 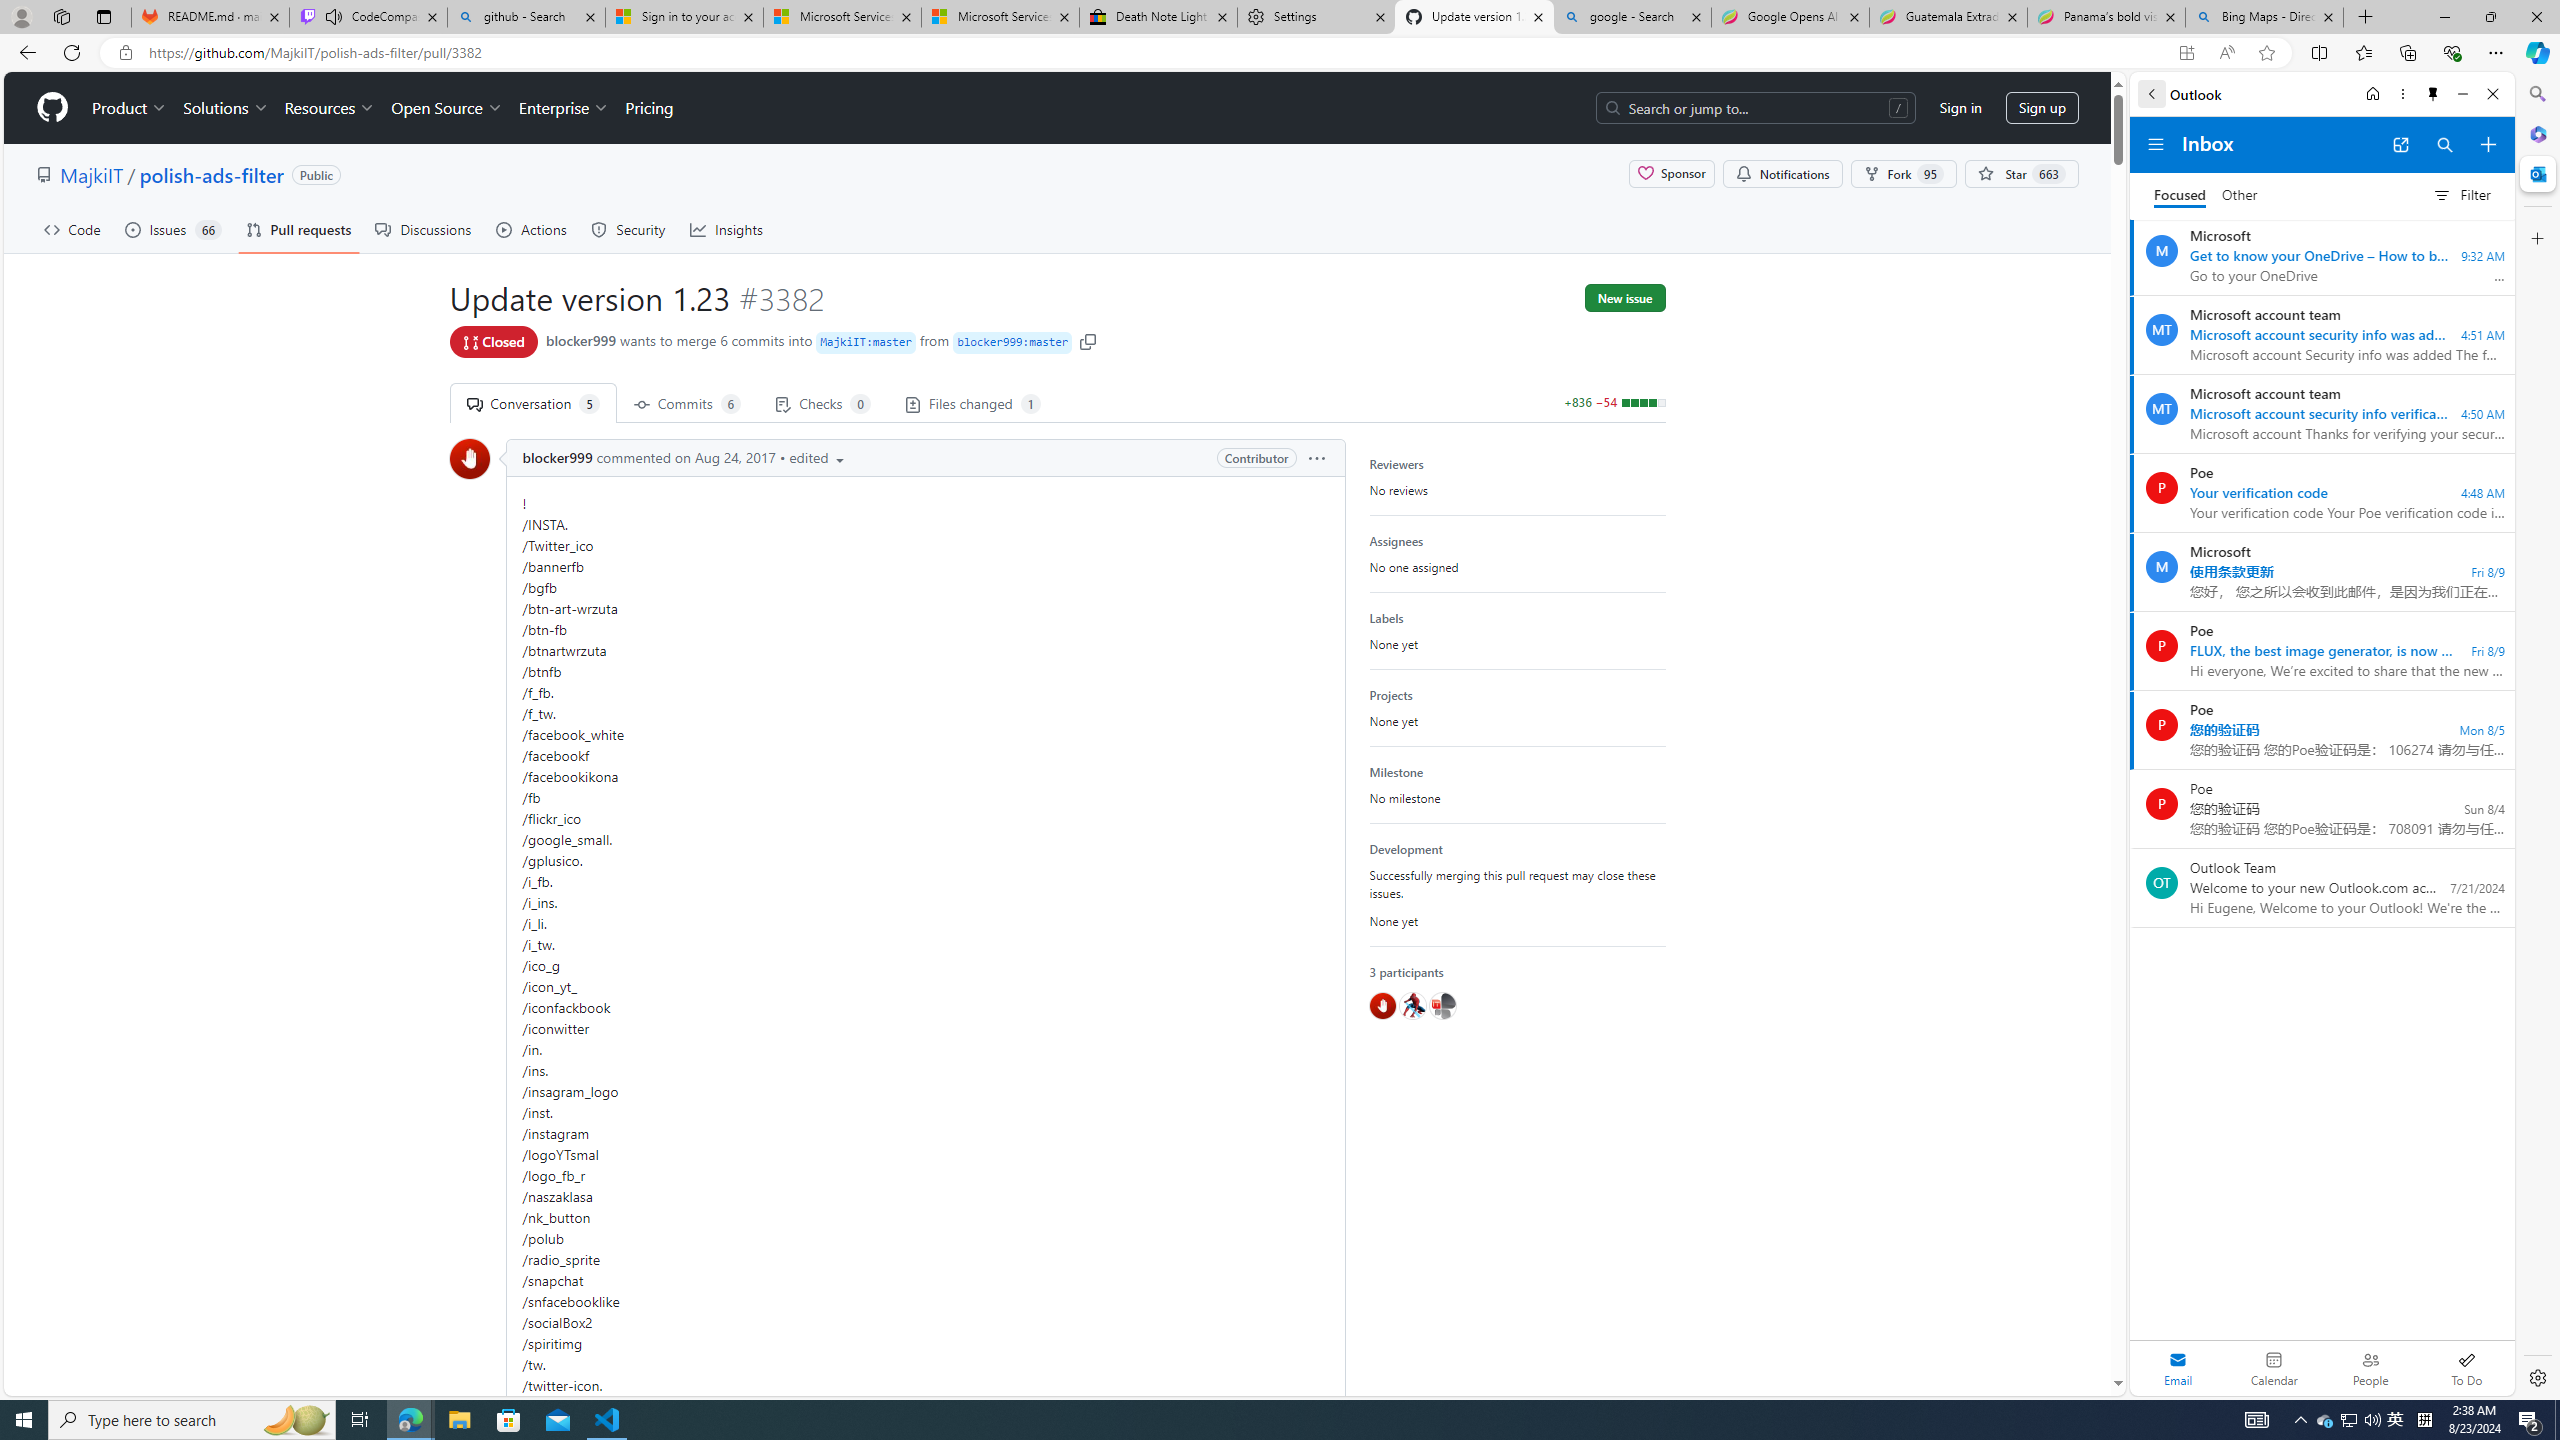 I want to click on 'Open Source', so click(x=448, y=107).